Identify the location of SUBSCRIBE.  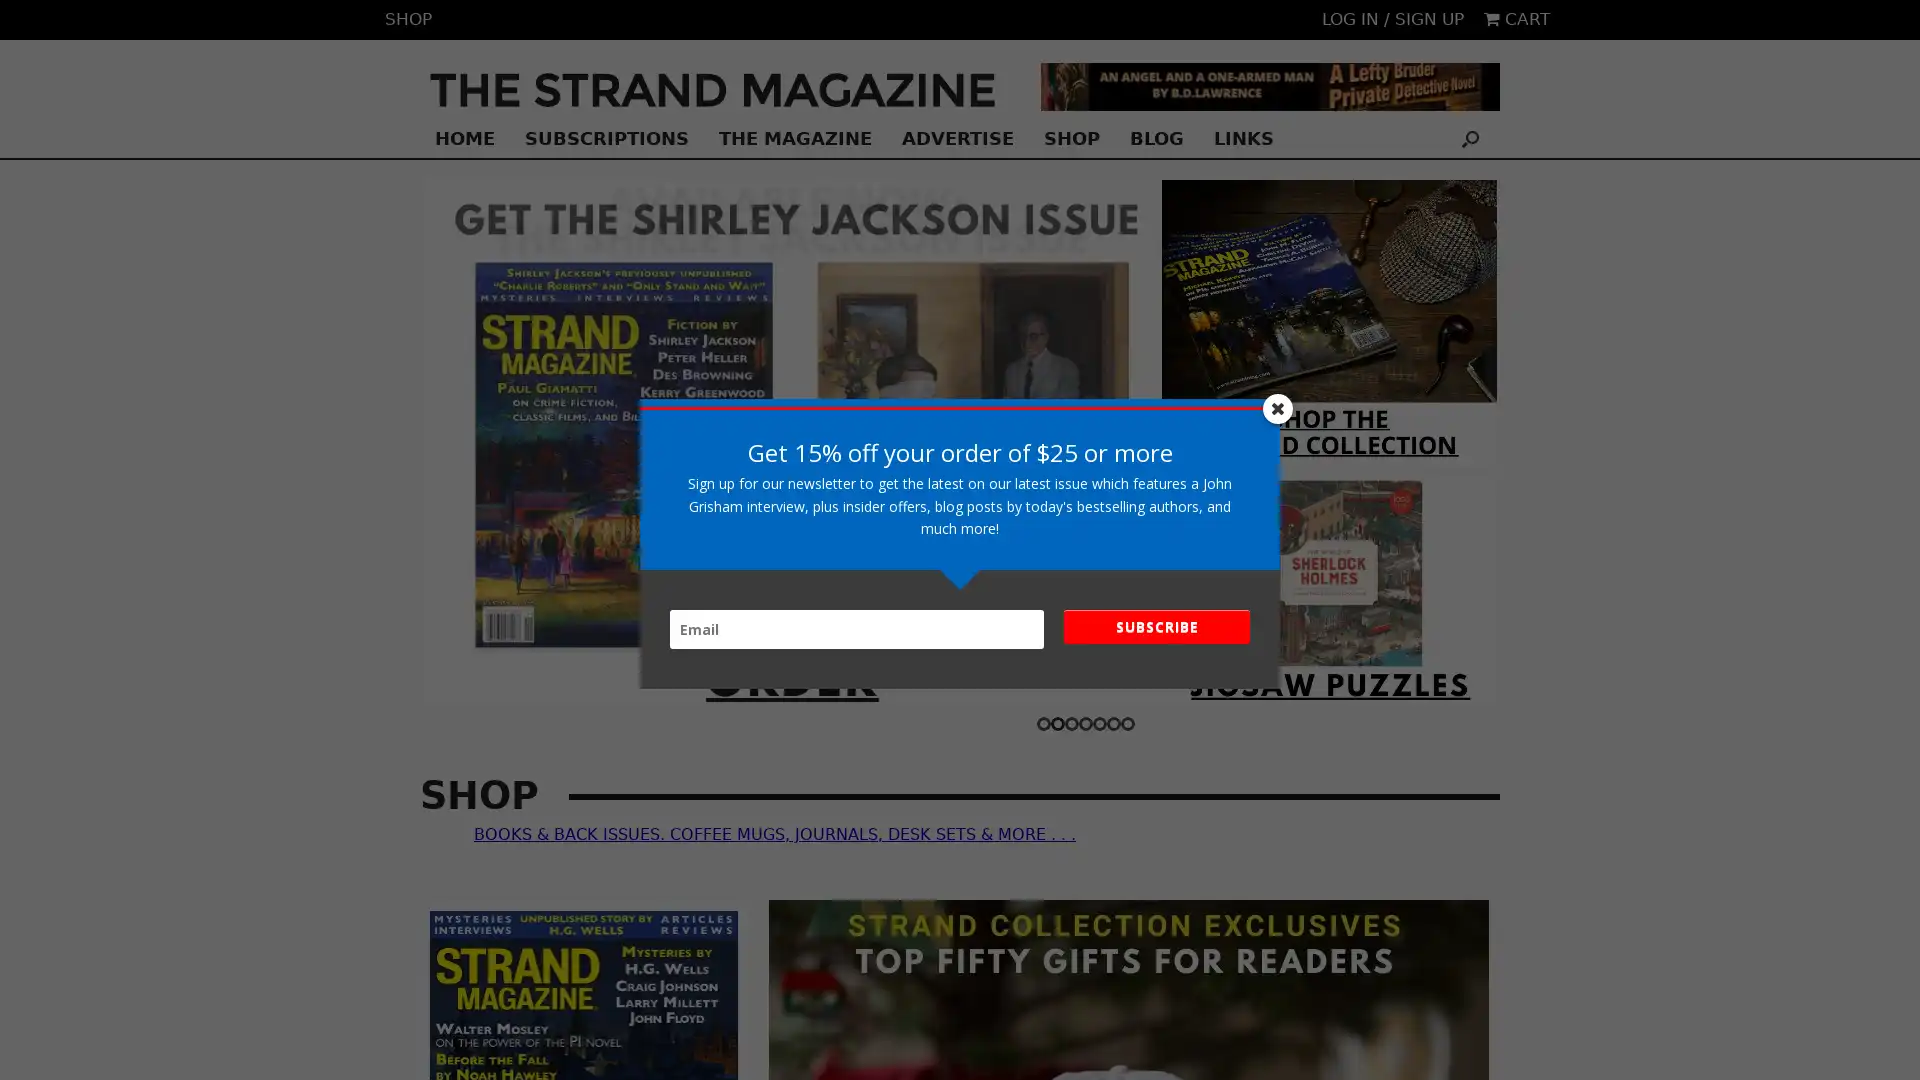
(1156, 626).